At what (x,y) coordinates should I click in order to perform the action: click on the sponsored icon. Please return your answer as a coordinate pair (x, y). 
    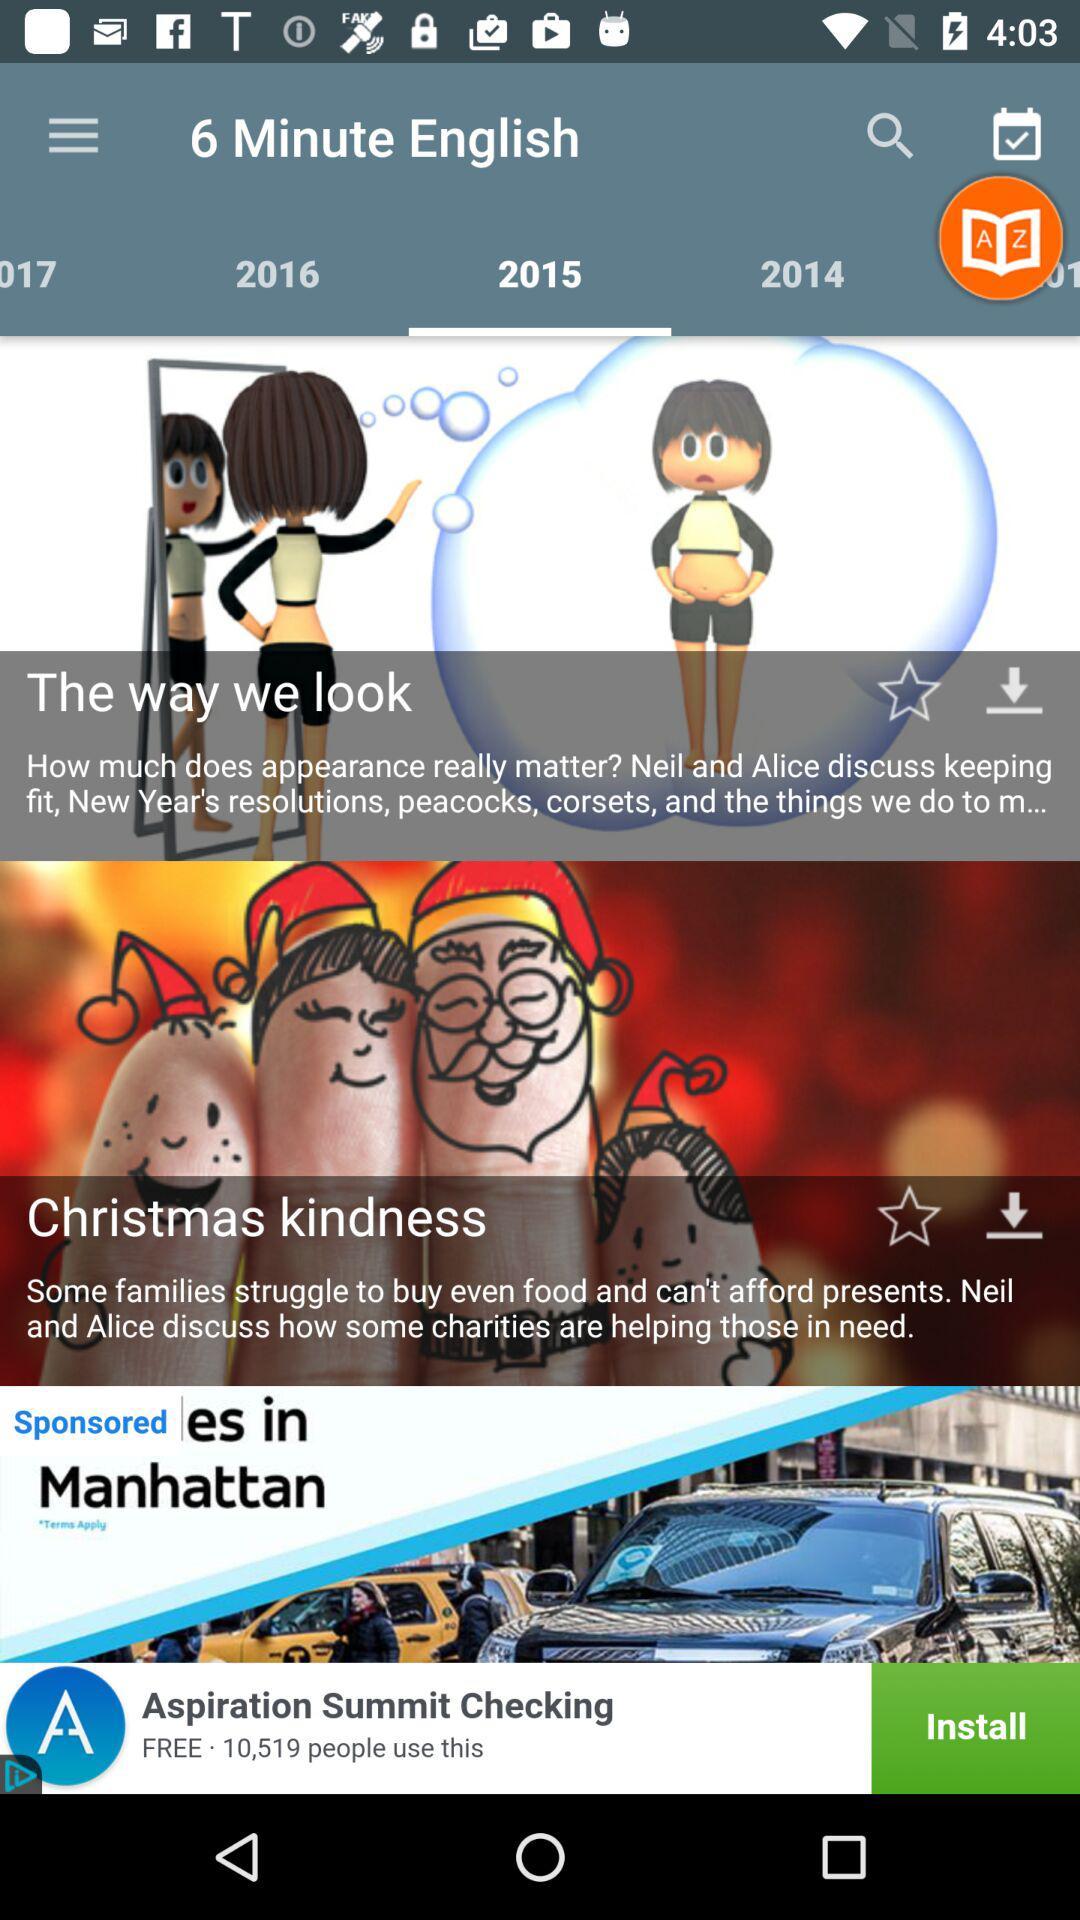
    Looking at the image, I should click on (90, 1419).